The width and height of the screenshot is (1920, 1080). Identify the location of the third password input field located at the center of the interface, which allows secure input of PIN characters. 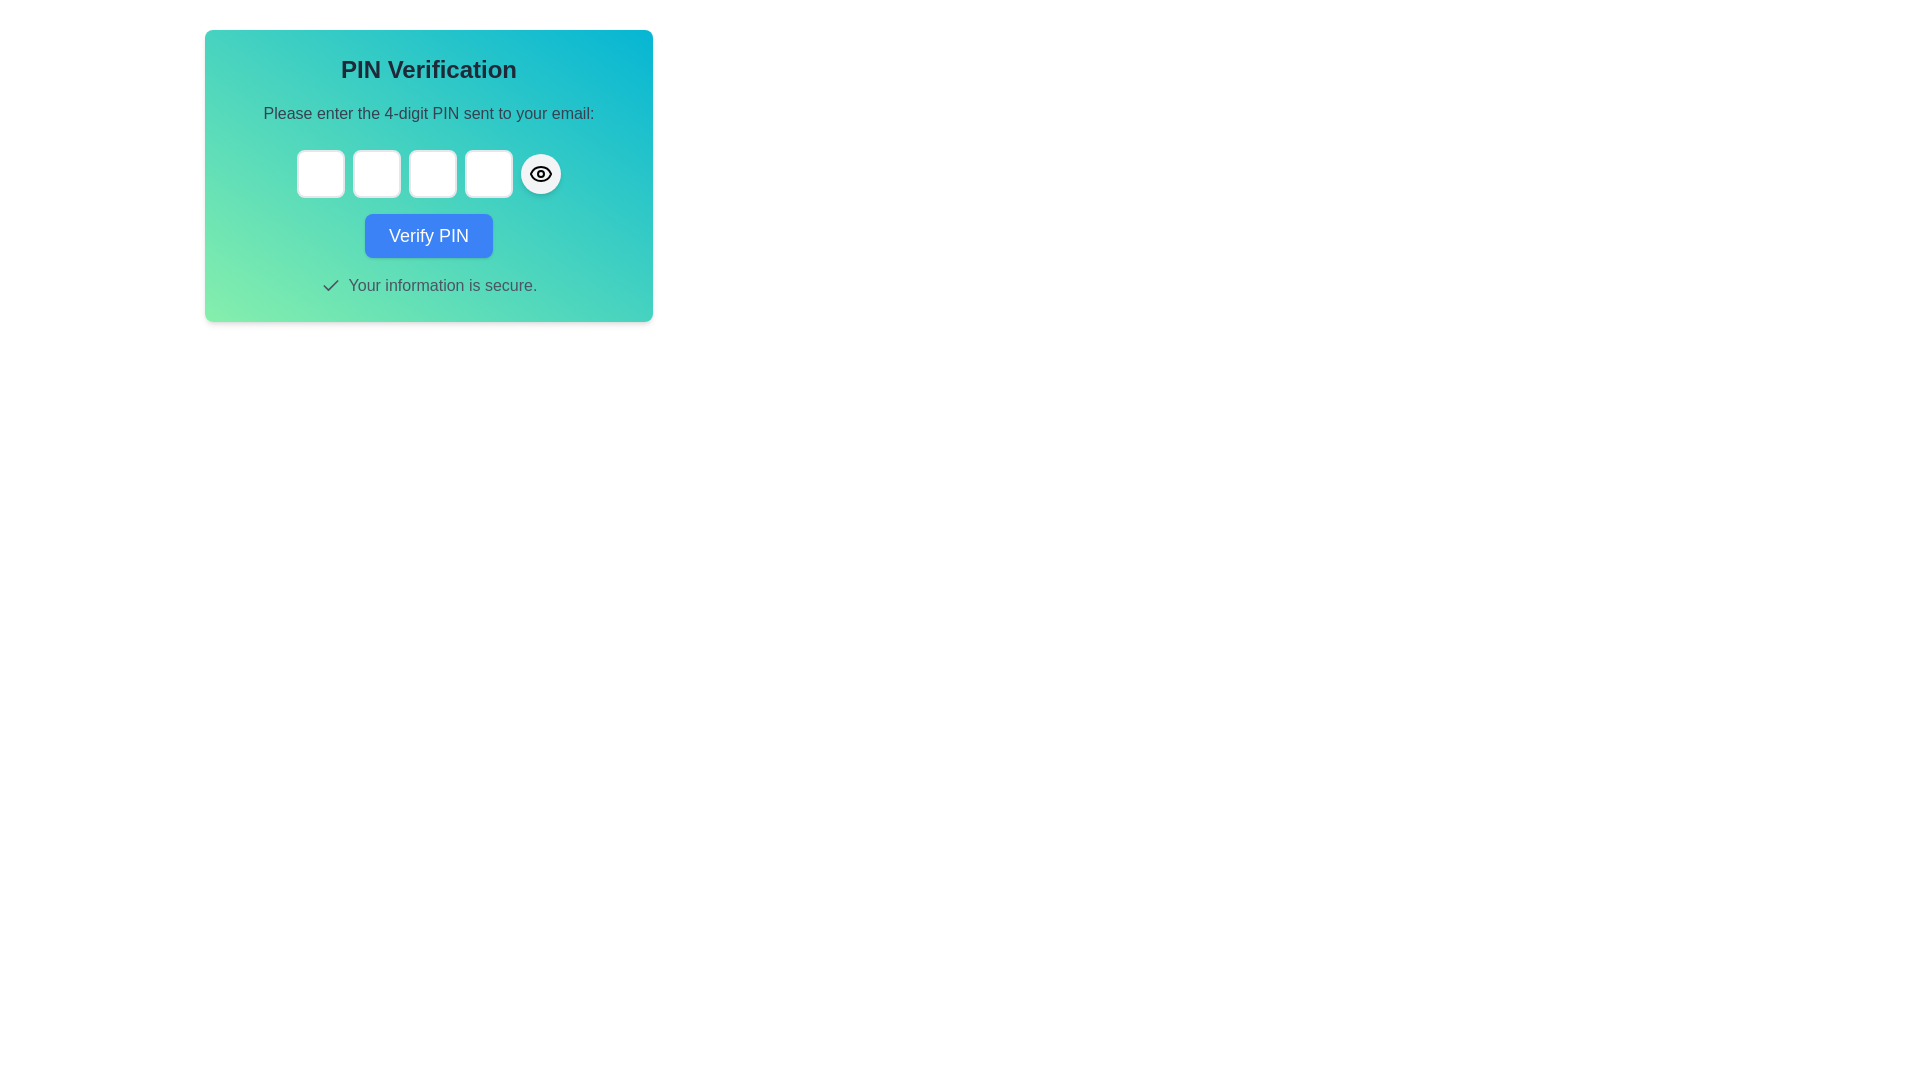
(431, 172).